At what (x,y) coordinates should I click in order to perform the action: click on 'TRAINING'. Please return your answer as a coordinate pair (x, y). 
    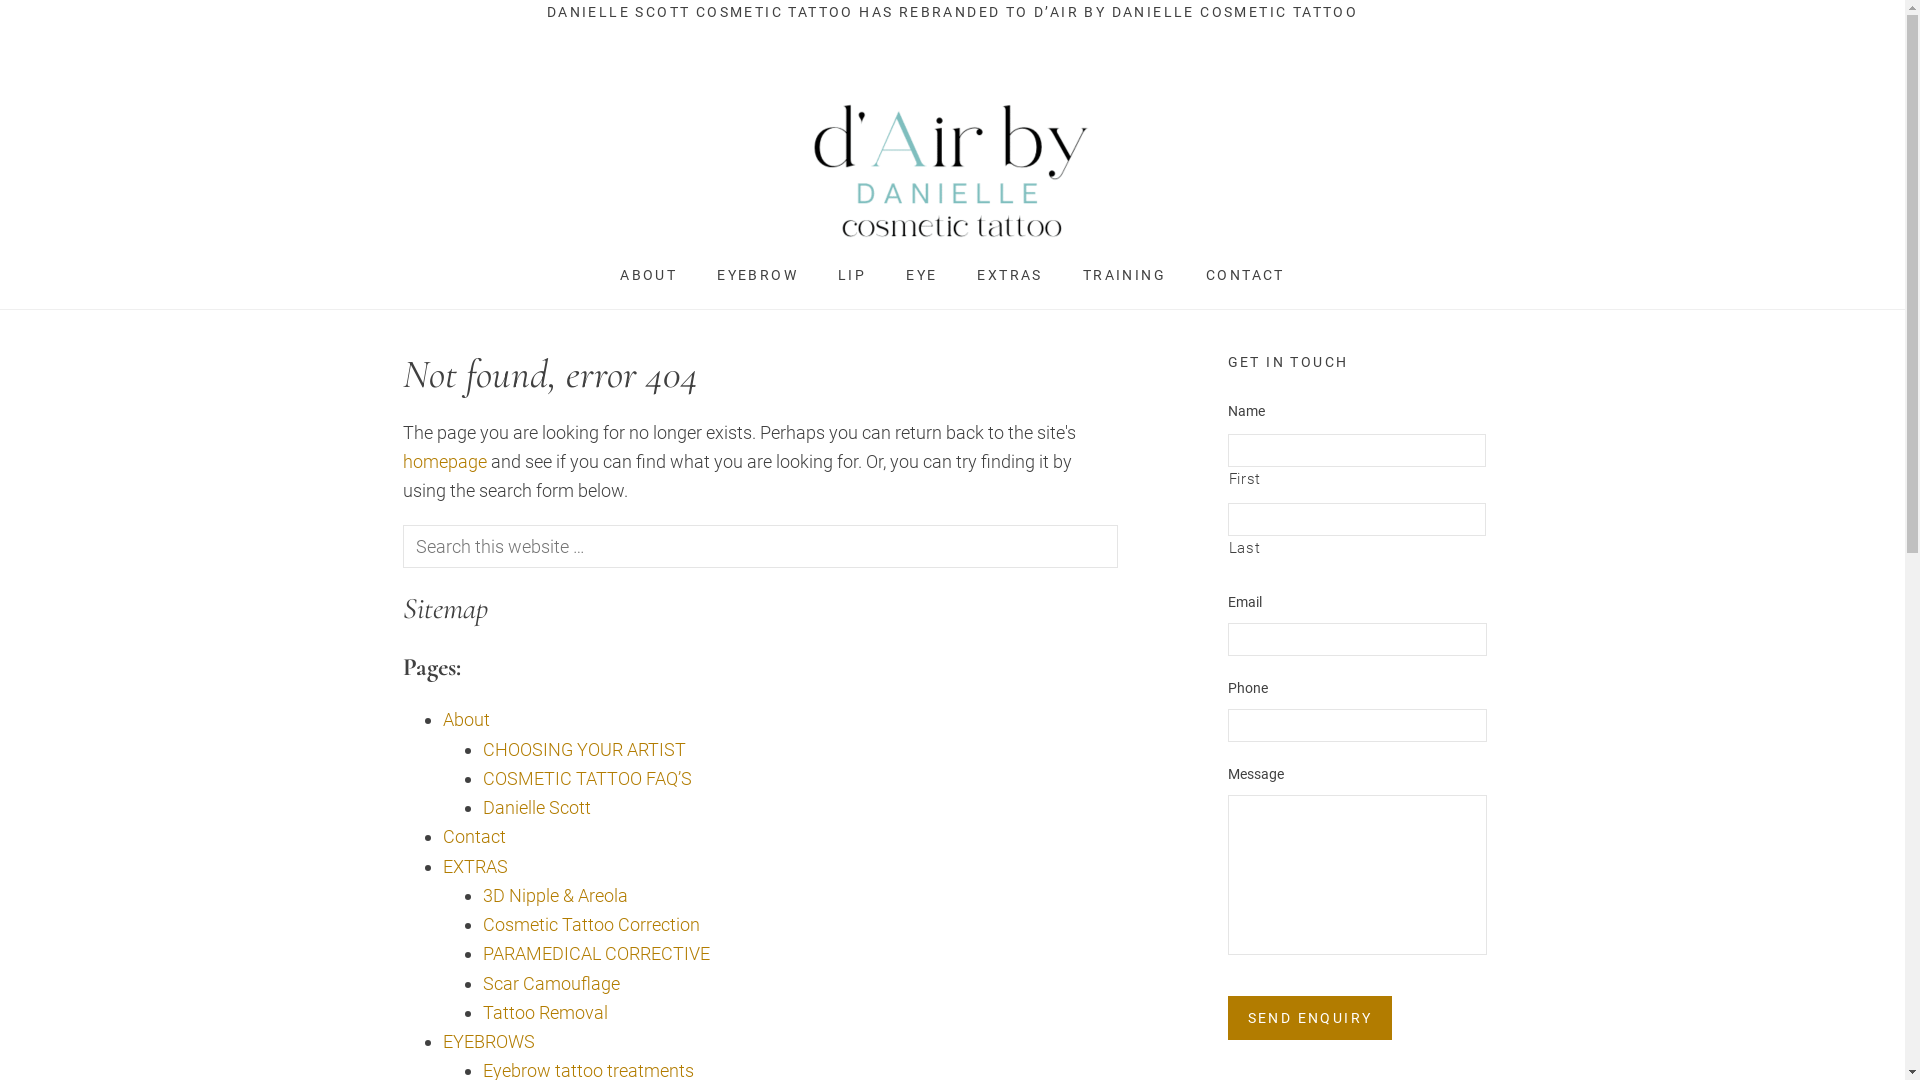
    Looking at the image, I should click on (1124, 275).